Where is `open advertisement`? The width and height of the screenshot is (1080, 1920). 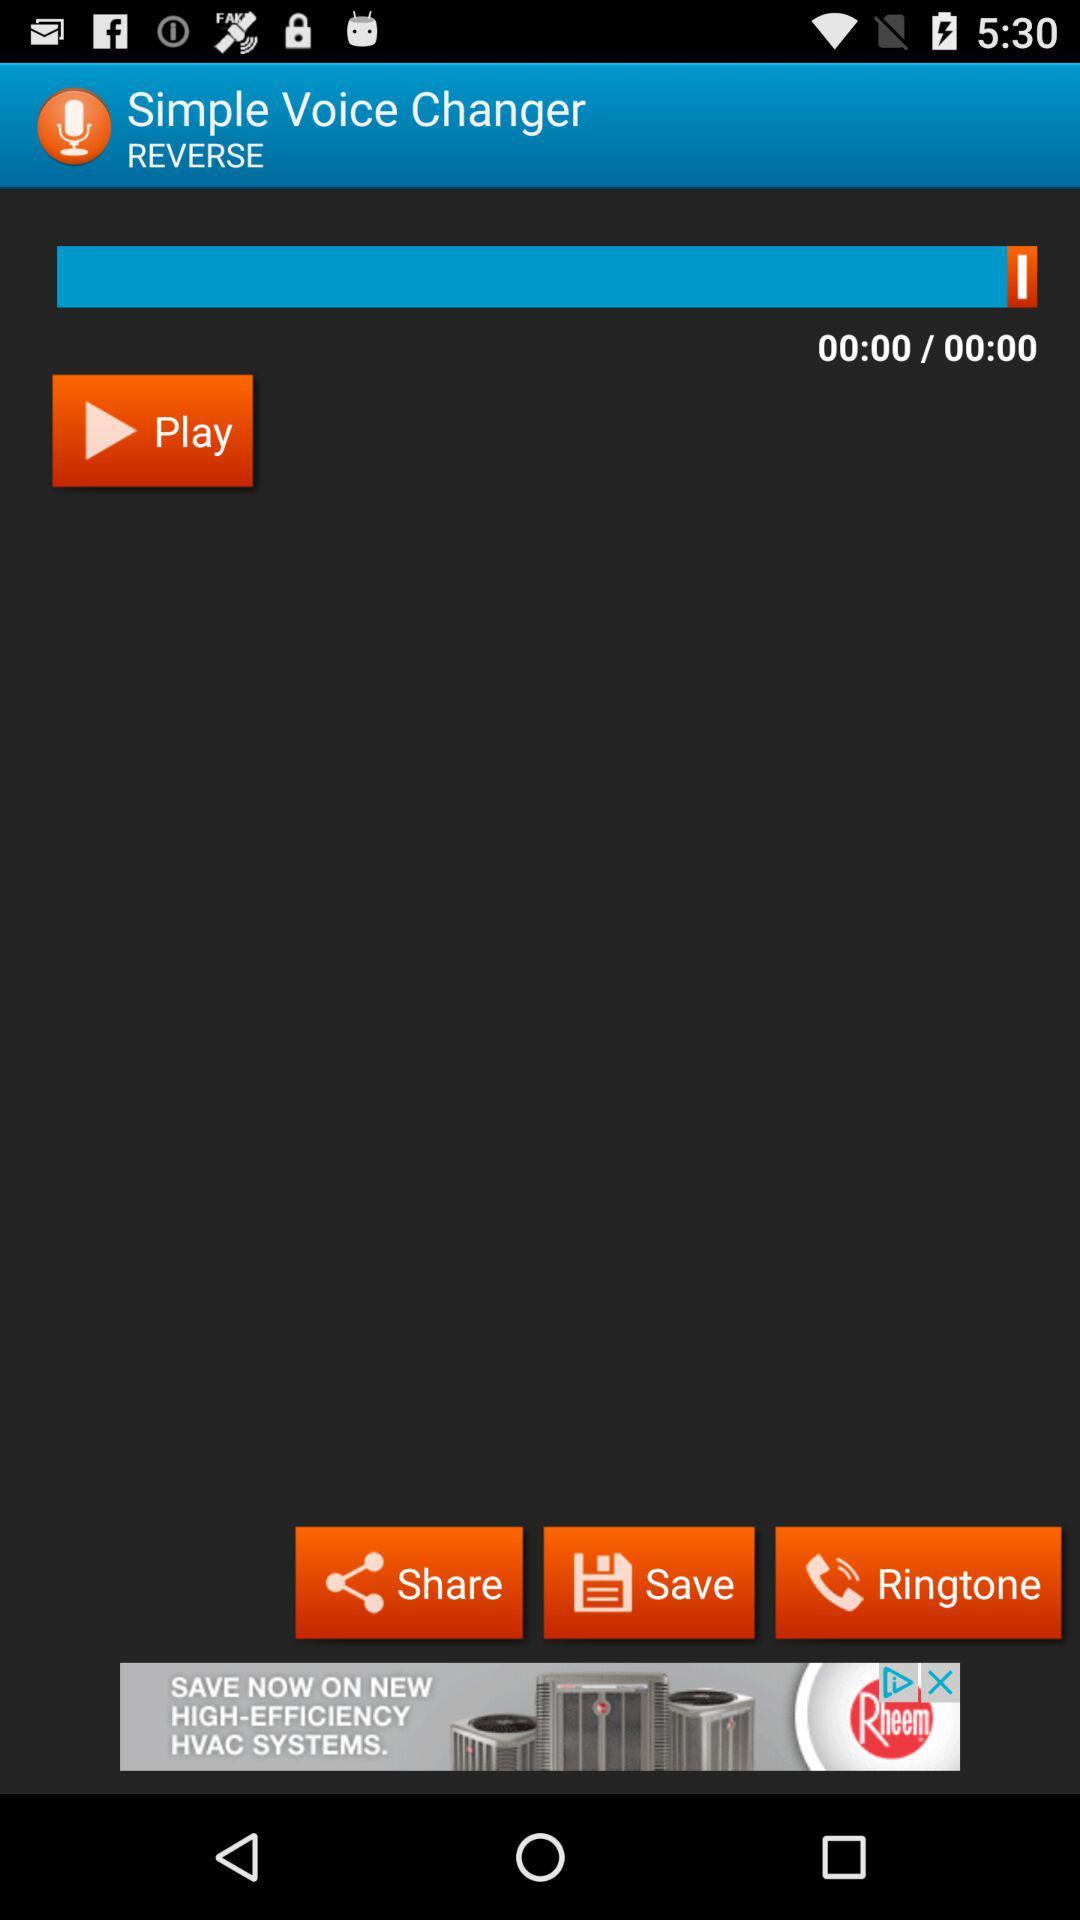
open advertisement is located at coordinates (540, 1727).